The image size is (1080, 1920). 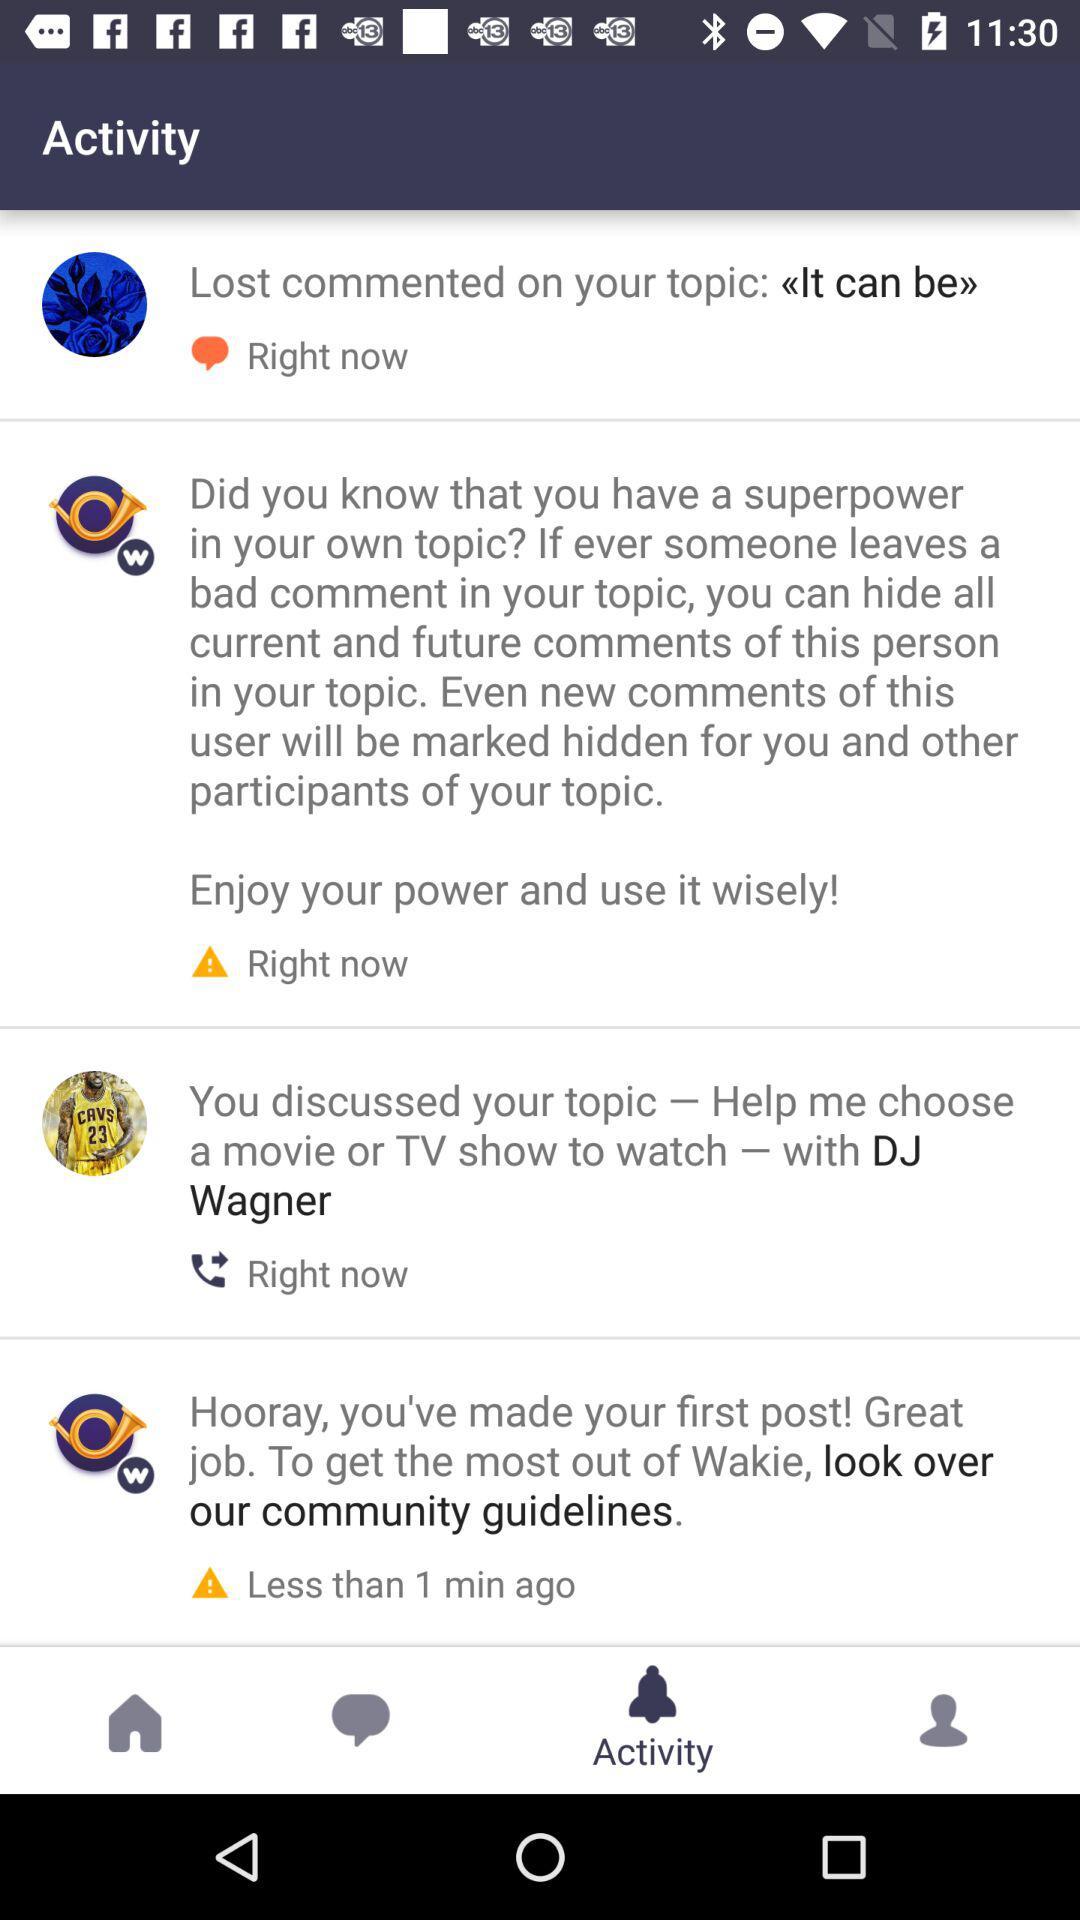 I want to click on view person, so click(x=94, y=1123).